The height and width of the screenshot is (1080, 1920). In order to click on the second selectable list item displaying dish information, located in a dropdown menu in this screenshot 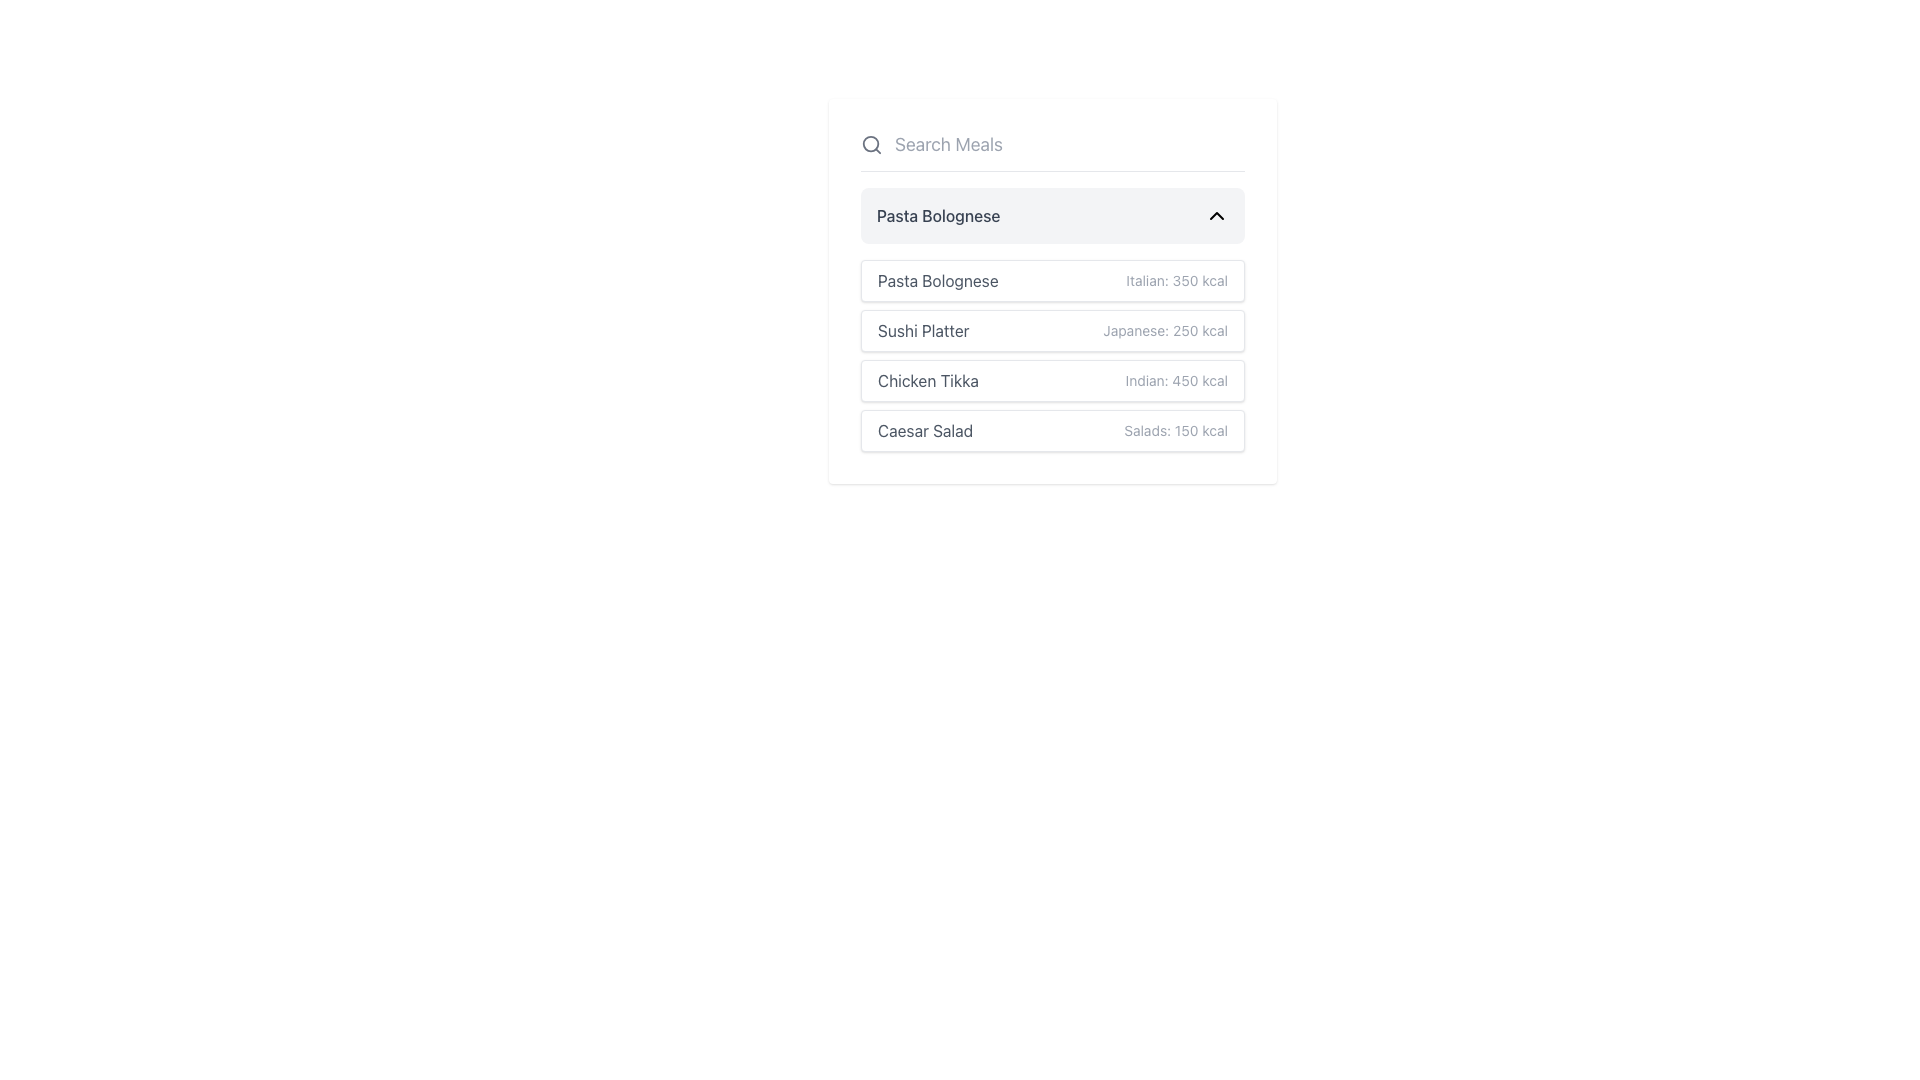, I will do `click(1051, 330)`.